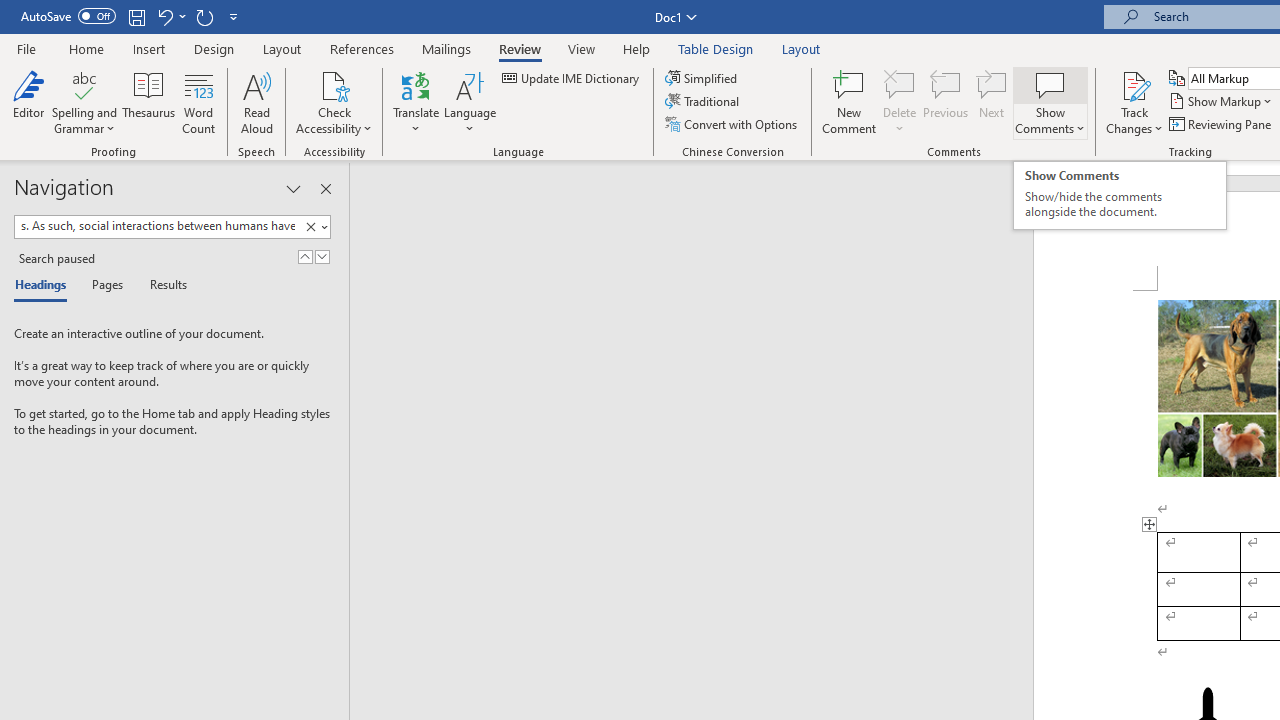 The image size is (1280, 720). Describe the element at coordinates (334, 103) in the screenshot. I see `'Check Accessibility'` at that location.